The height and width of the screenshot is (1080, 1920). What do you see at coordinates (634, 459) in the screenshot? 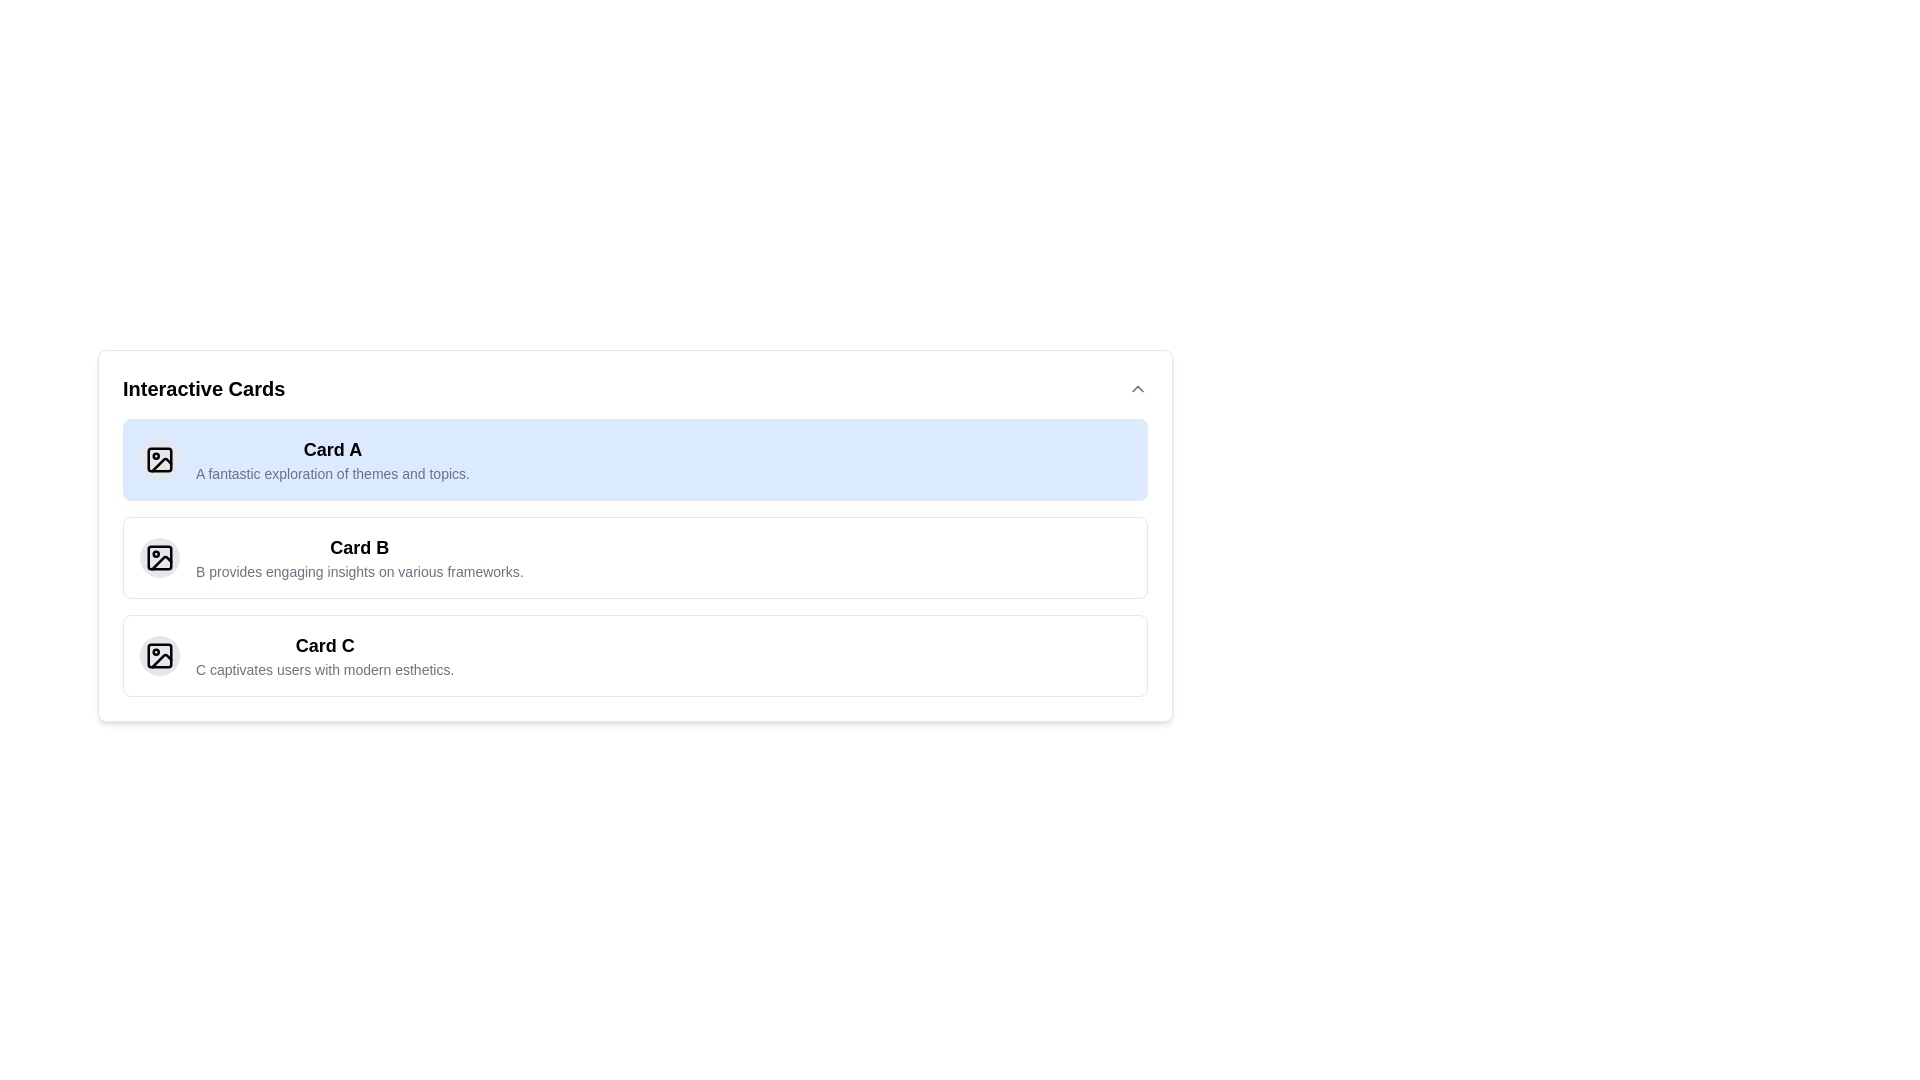
I see `to select or activate the List Card representing 'Card A', which is positioned at the top of the vertical list and has a light blue background` at bounding box center [634, 459].